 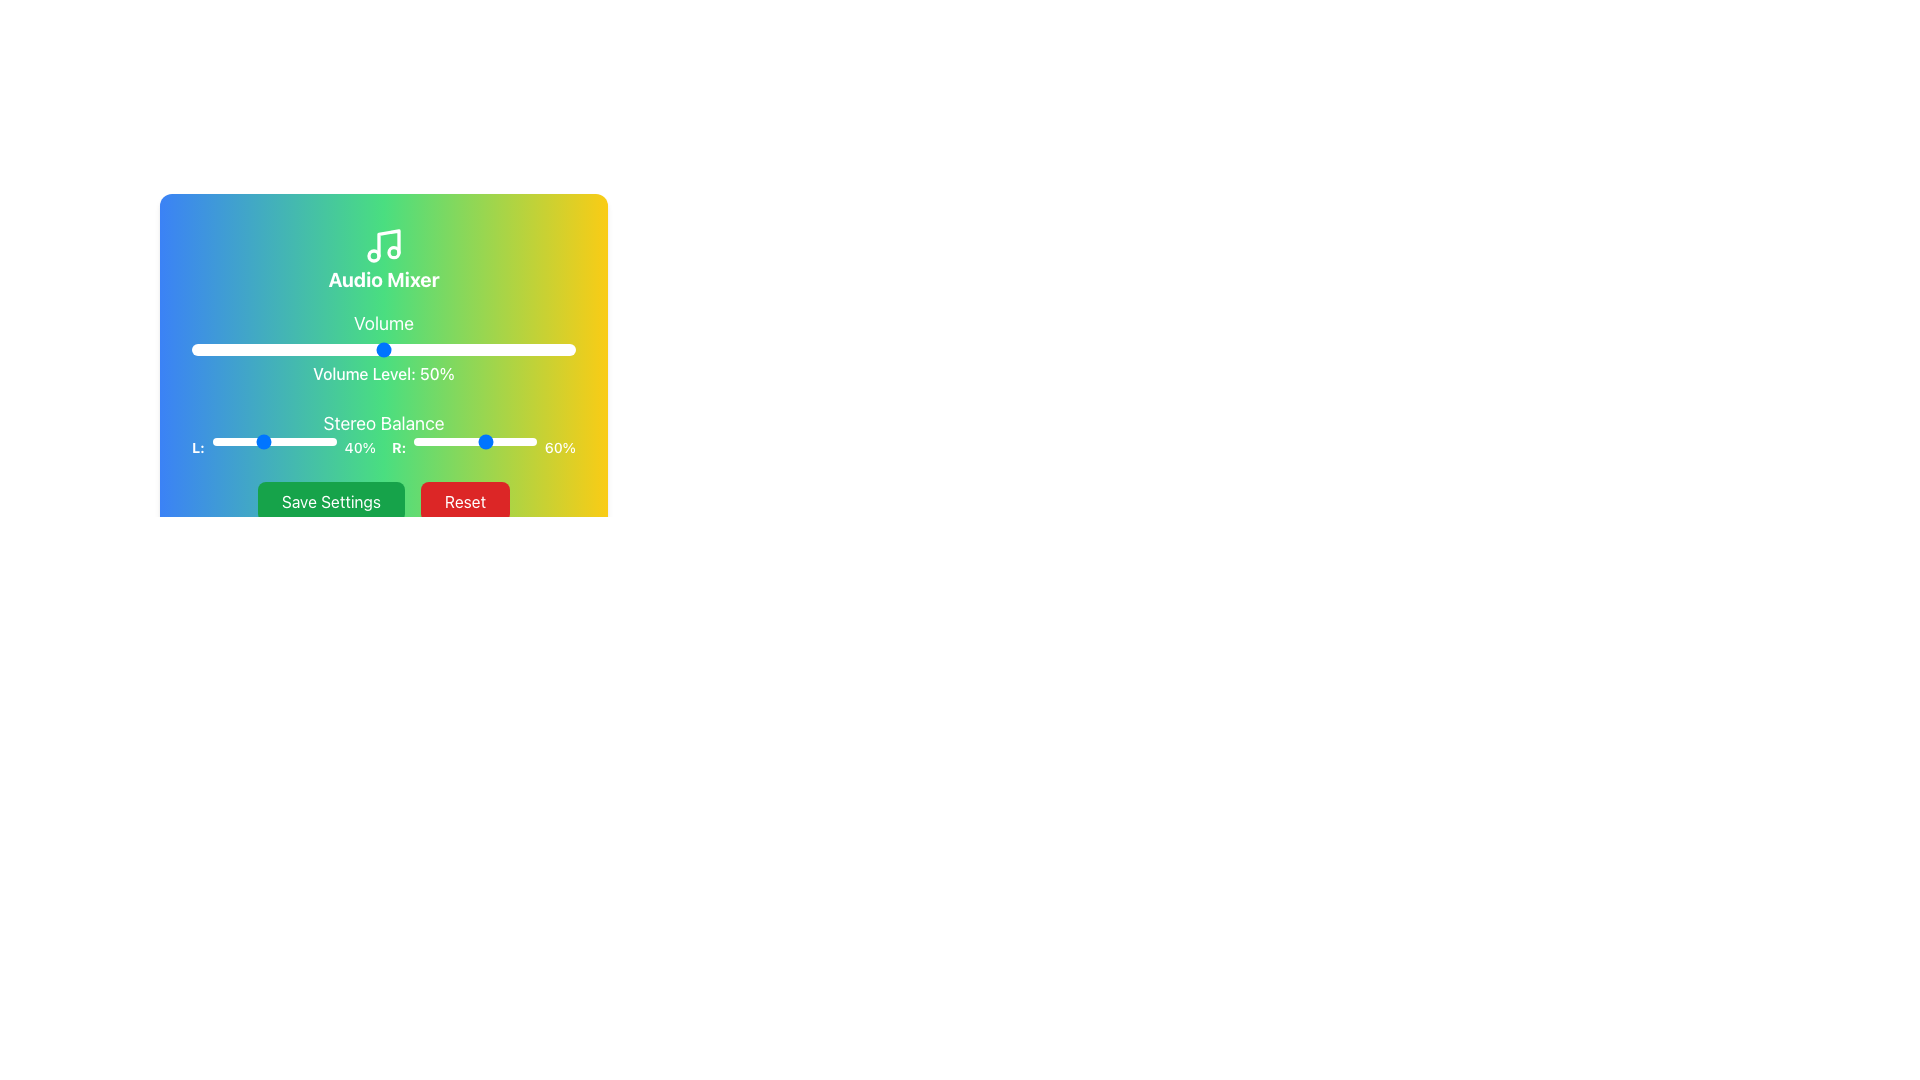 I want to click on the slider, so click(x=247, y=441).